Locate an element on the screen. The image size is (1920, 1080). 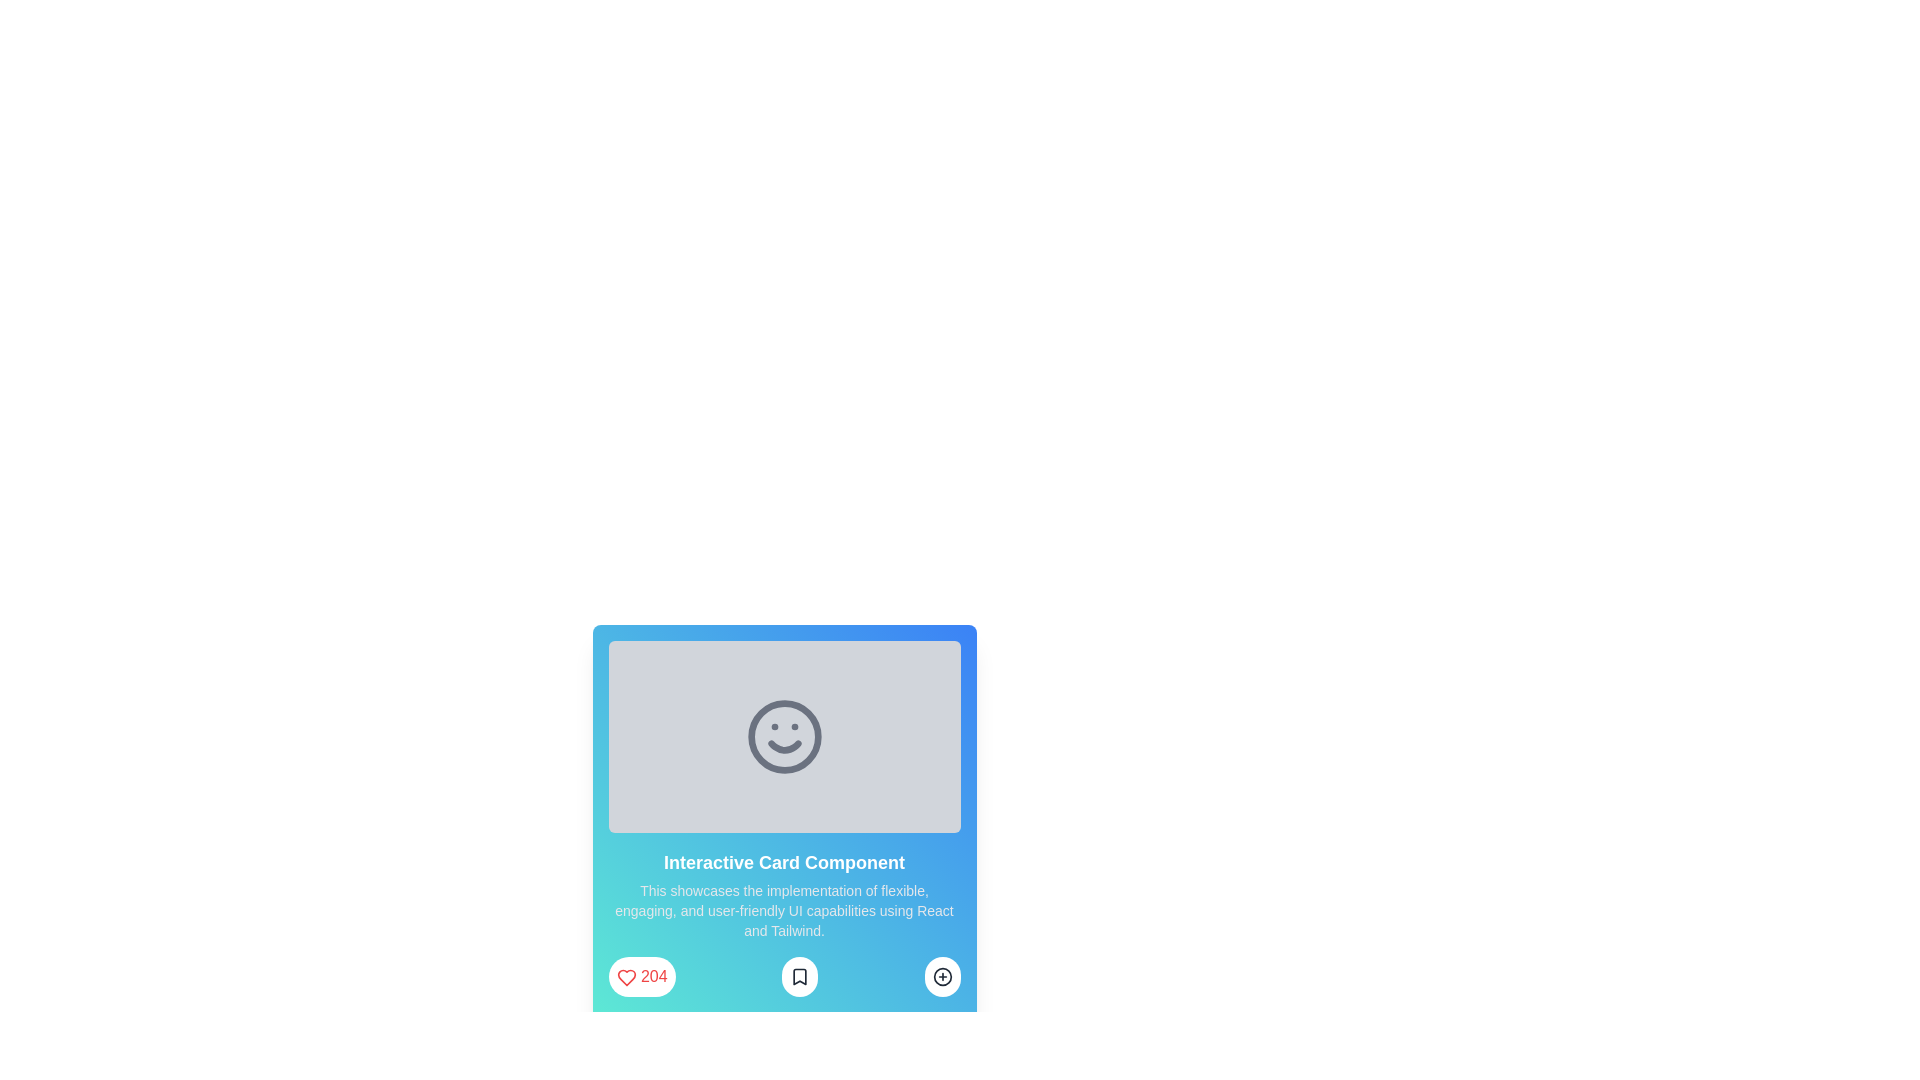
the bookmark icon, which is a rectangular shape with a triangular notch at the bottom, located in the second of three horizontally aligned circular buttons at the bottom of the card layout is located at coordinates (800, 975).